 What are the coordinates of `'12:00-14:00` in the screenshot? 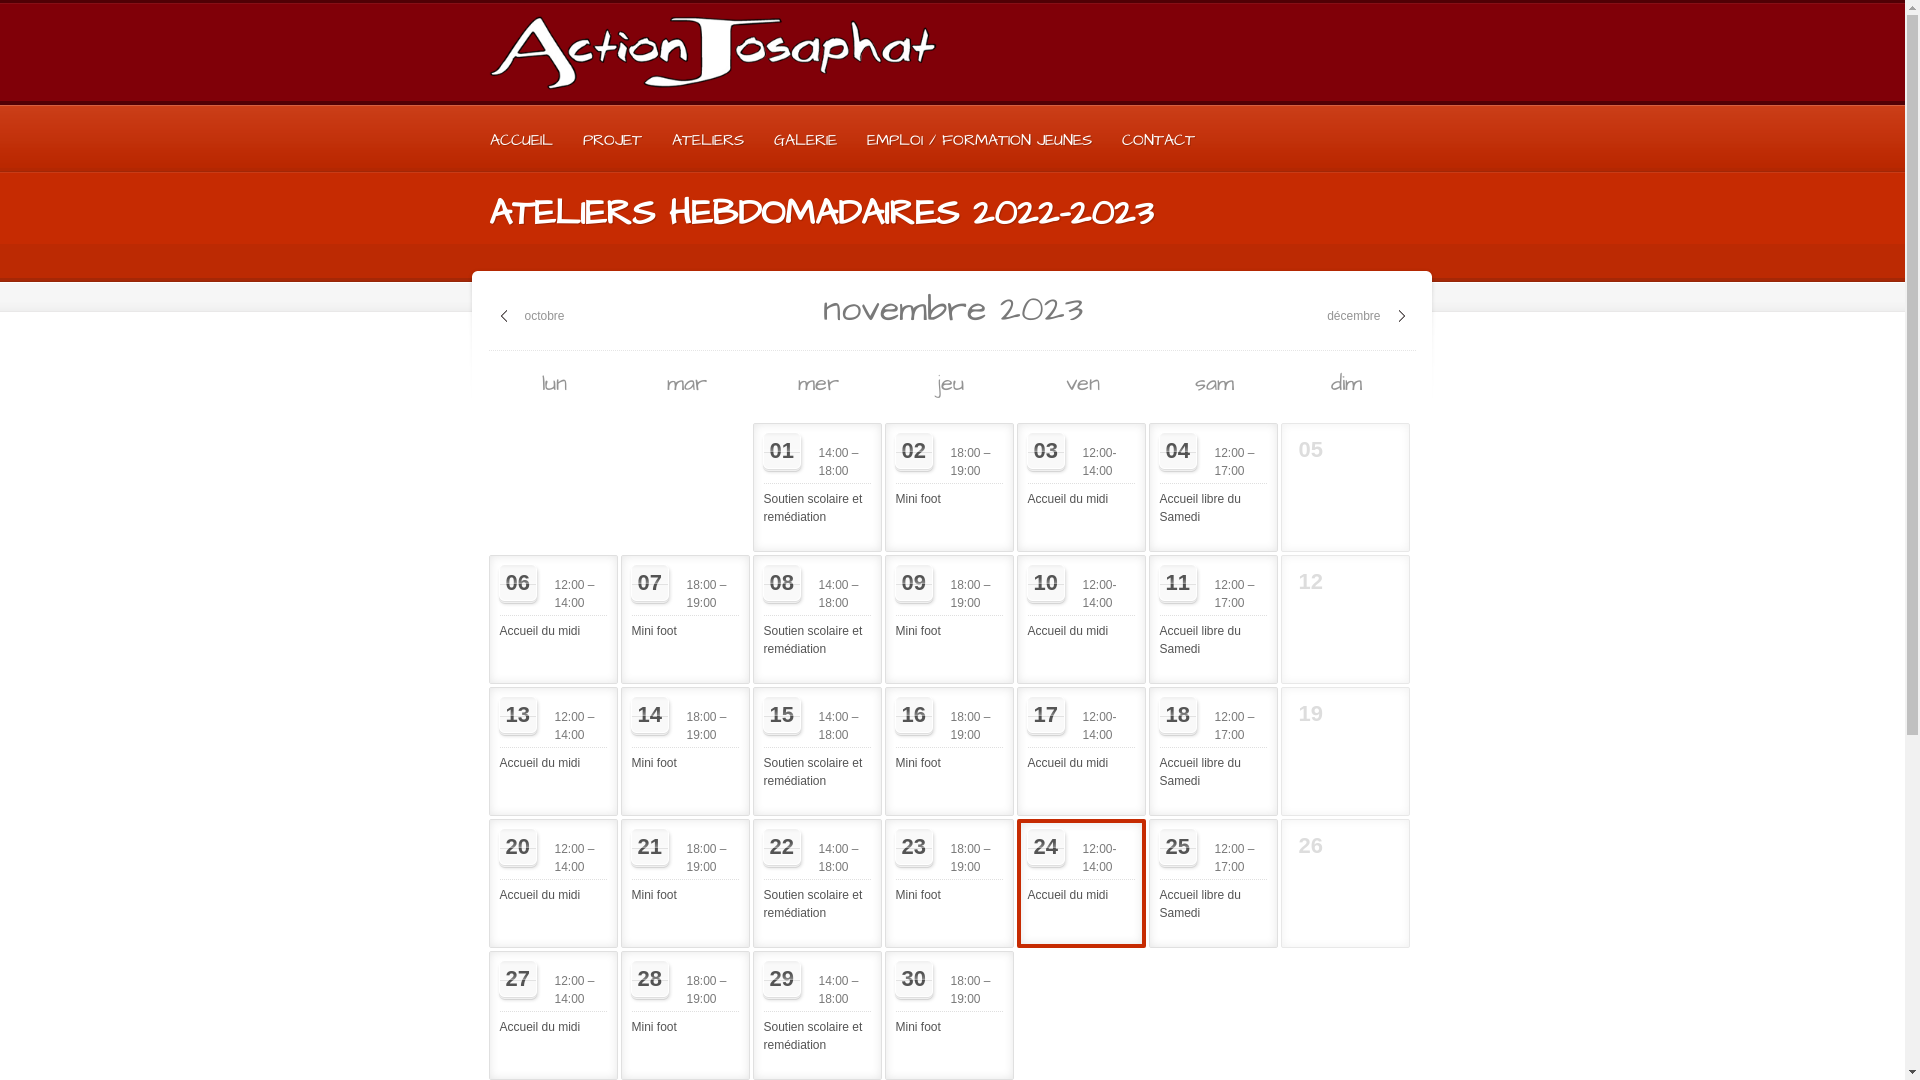 It's located at (1080, 865).